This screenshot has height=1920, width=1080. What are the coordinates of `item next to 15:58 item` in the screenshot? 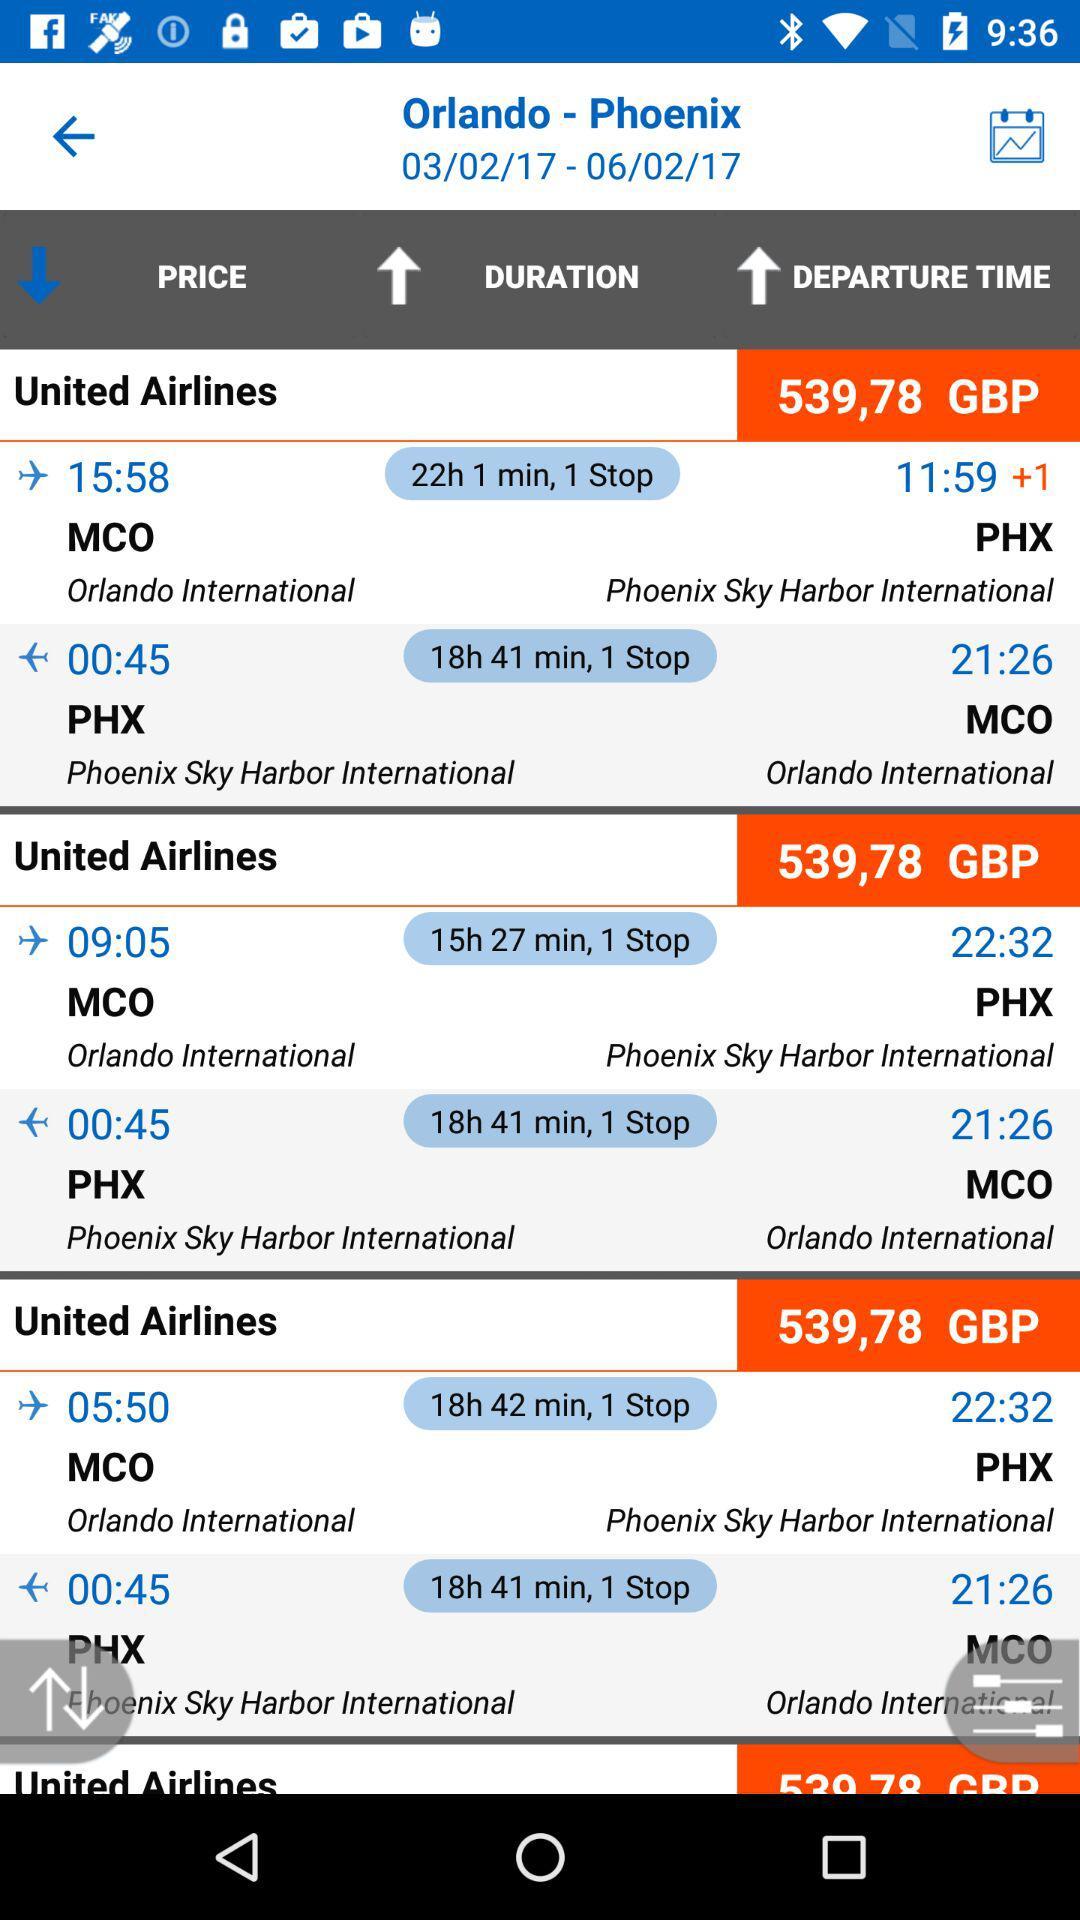 It's located at (33, 509).